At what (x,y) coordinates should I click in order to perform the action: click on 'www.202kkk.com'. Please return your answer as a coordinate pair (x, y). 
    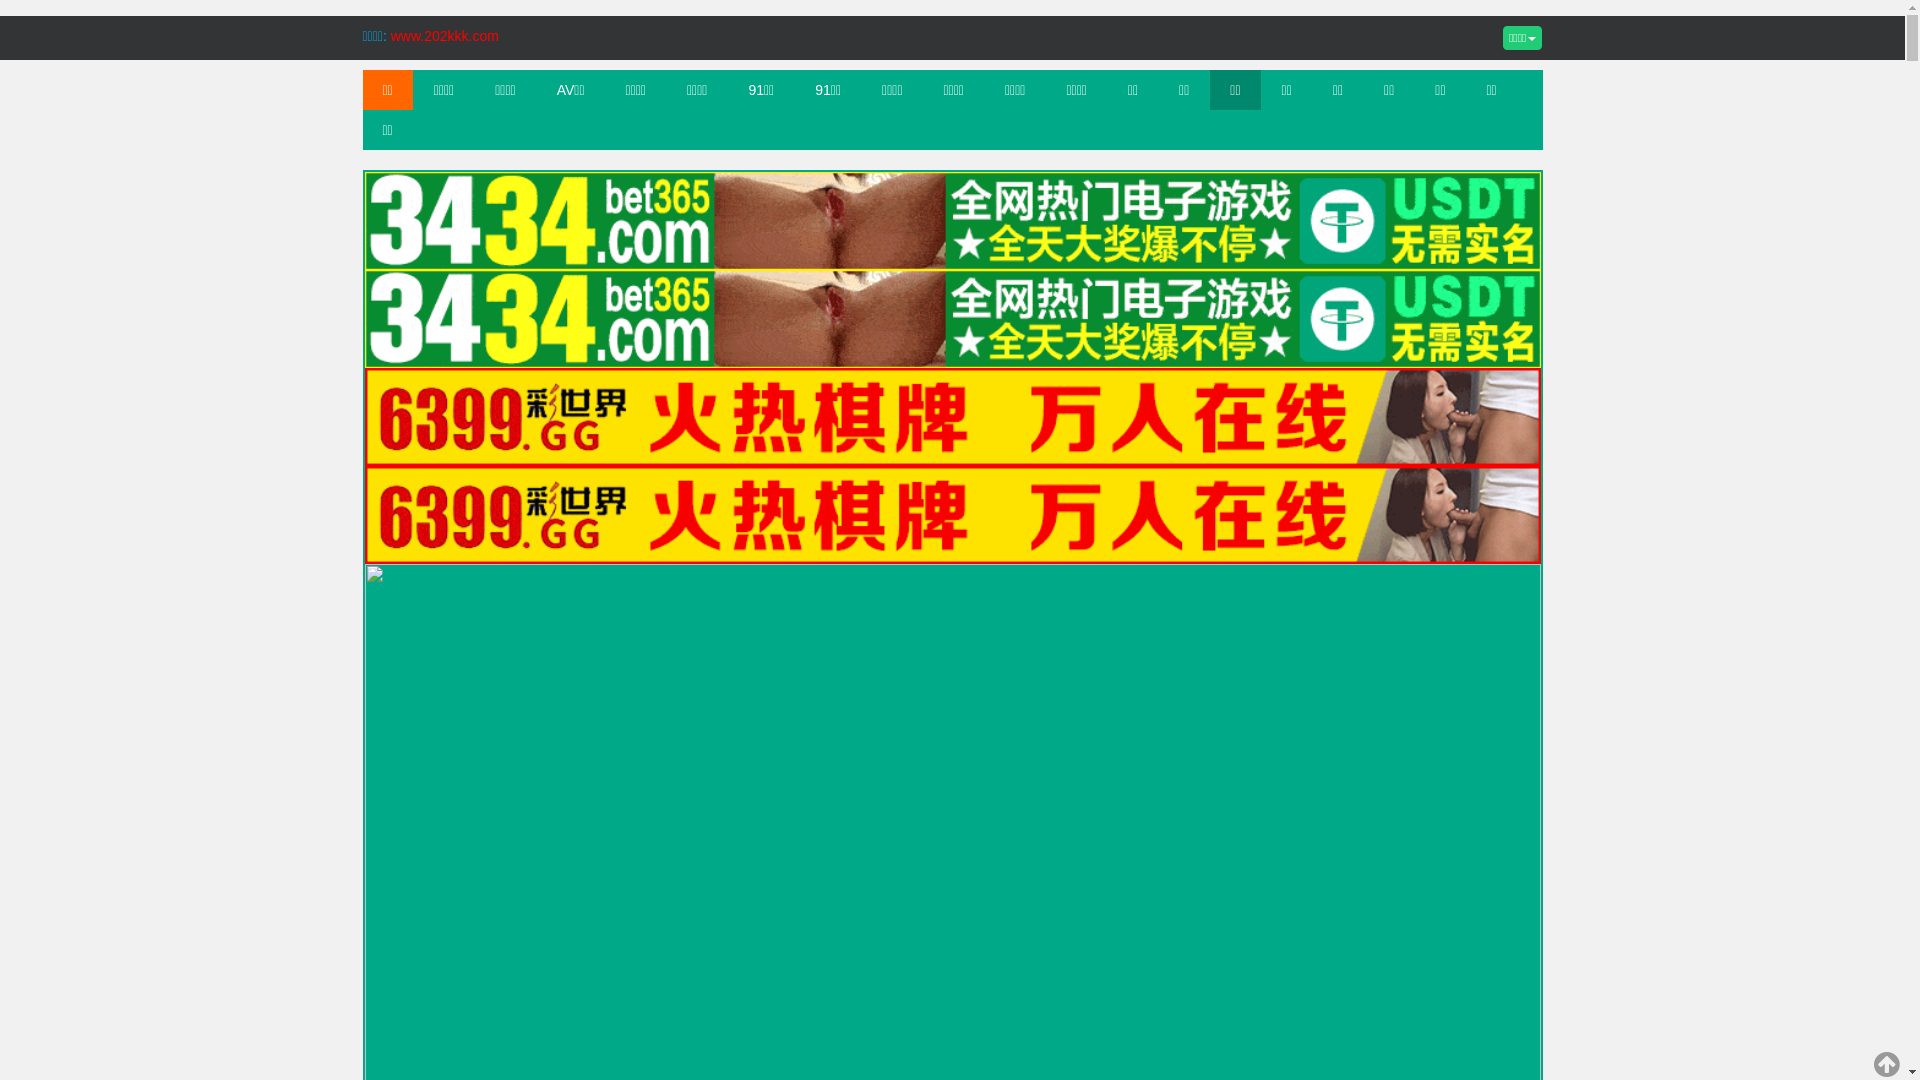
    Looking at the image, I should click on (390, 35).